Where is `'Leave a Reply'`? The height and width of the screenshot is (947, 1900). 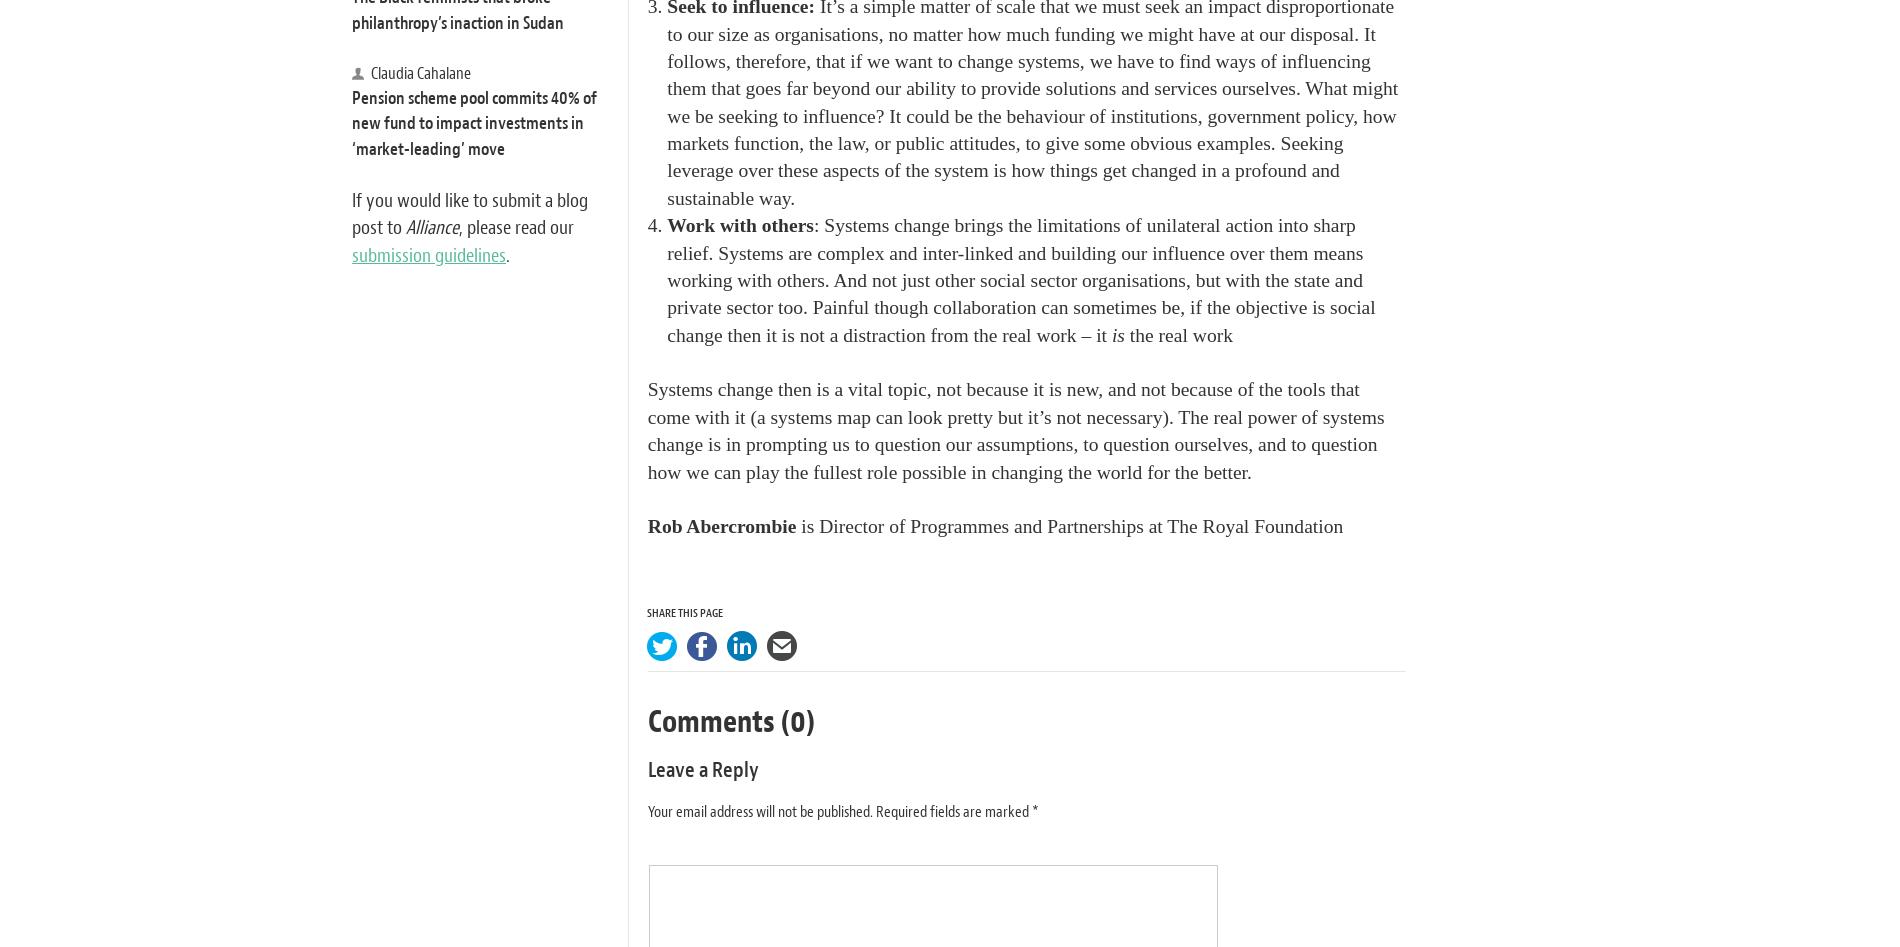
'Leave a Reply' is located at coordinates (702, 770).